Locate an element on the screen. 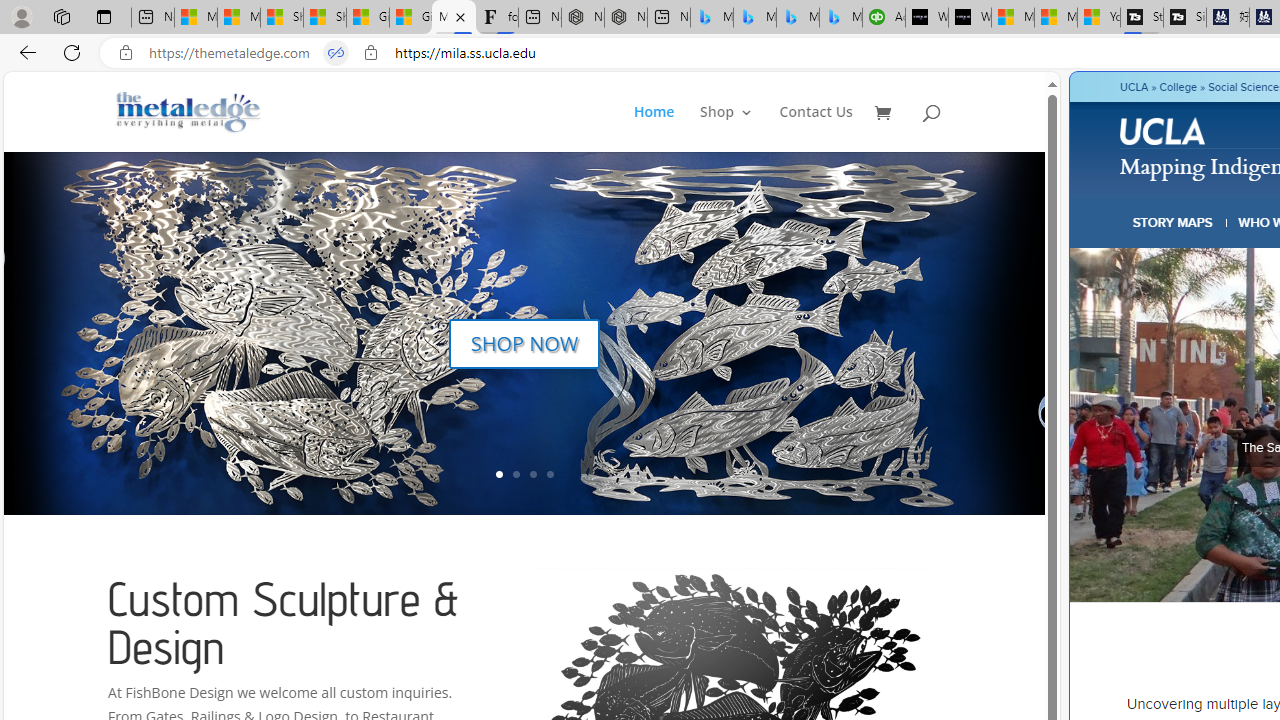 The image size is (1280, 720). '4' is located at coordinates (550, 474).